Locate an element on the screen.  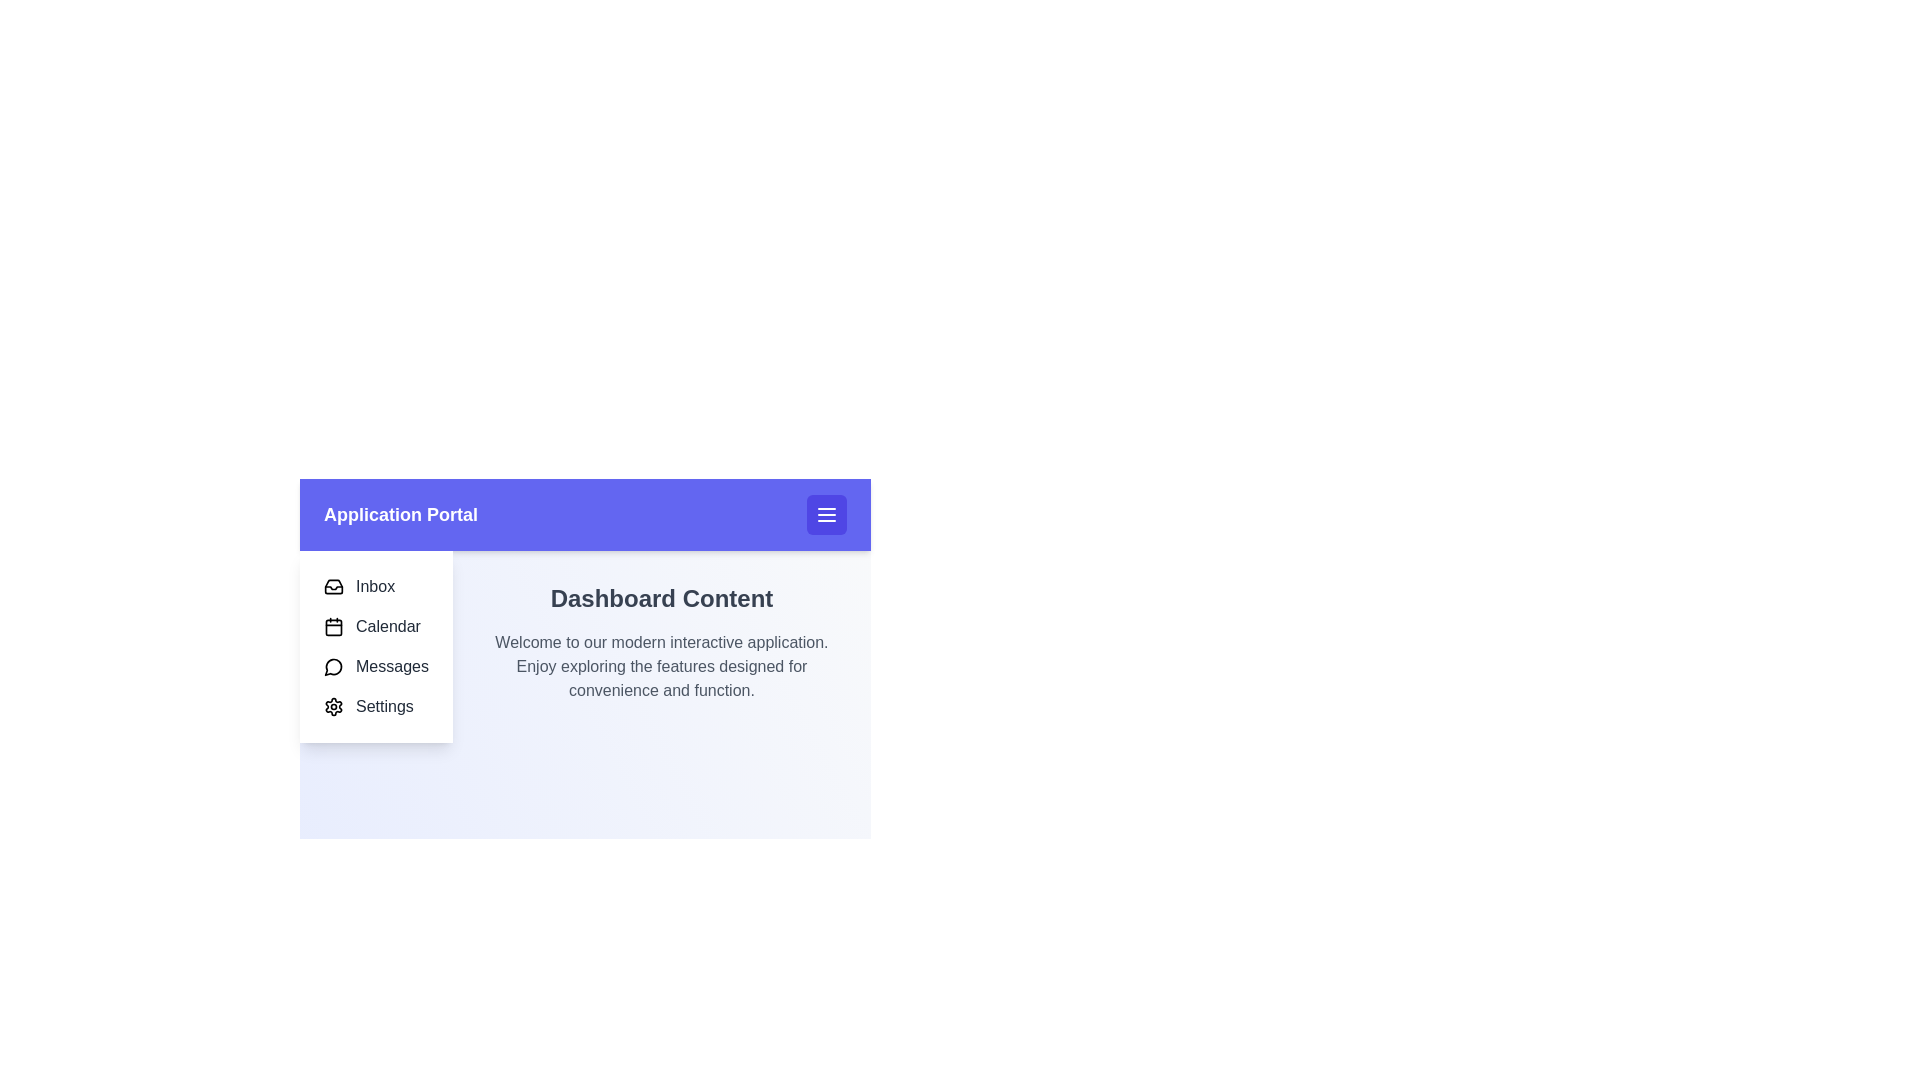
the 'Messages' item in the sidebar menu is located at coordinates (376, 647).